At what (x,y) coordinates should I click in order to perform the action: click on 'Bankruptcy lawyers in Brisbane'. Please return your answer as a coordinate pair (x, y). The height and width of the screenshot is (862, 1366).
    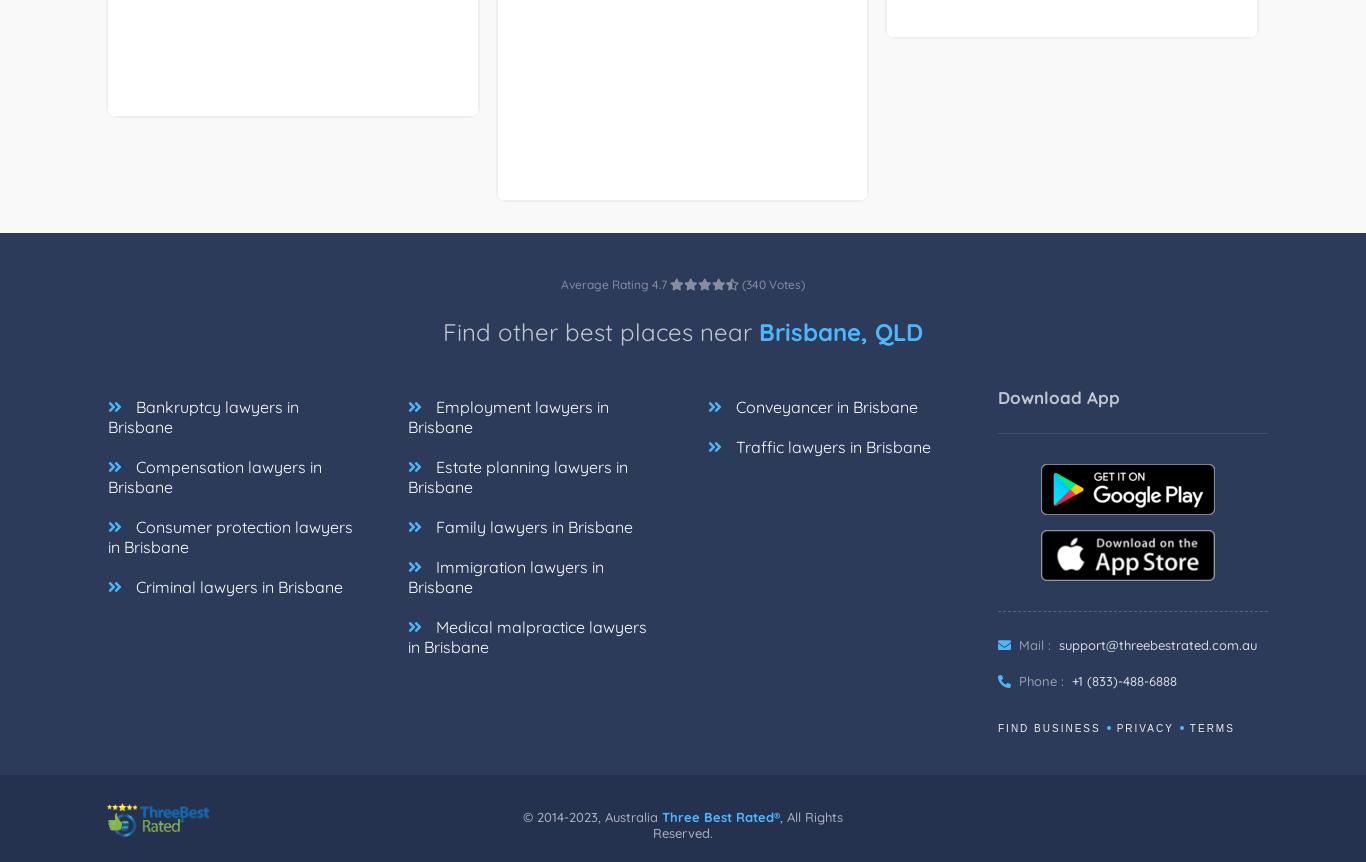
    Looking at the image, I should click on (202, 439).